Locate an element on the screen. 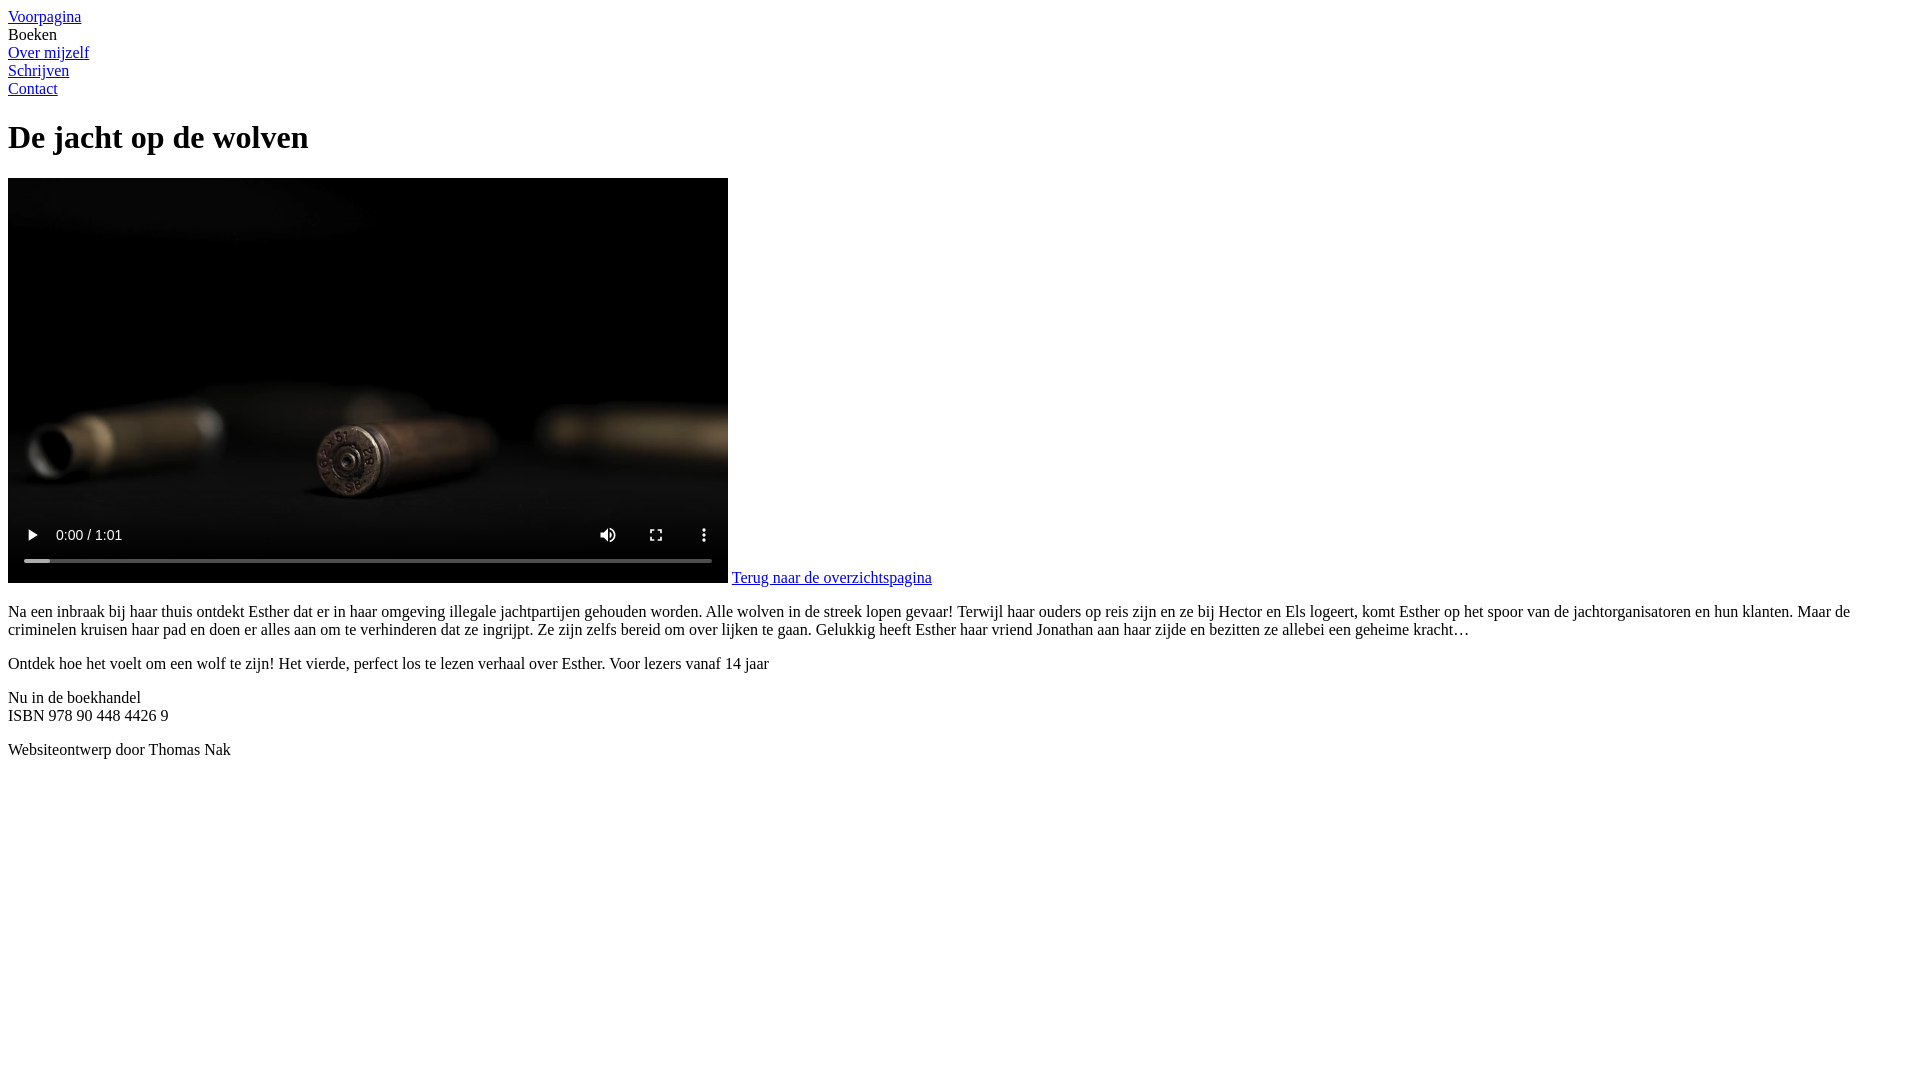  'Terug naar de overzichtspagina' is located at coordinates (831, 577).